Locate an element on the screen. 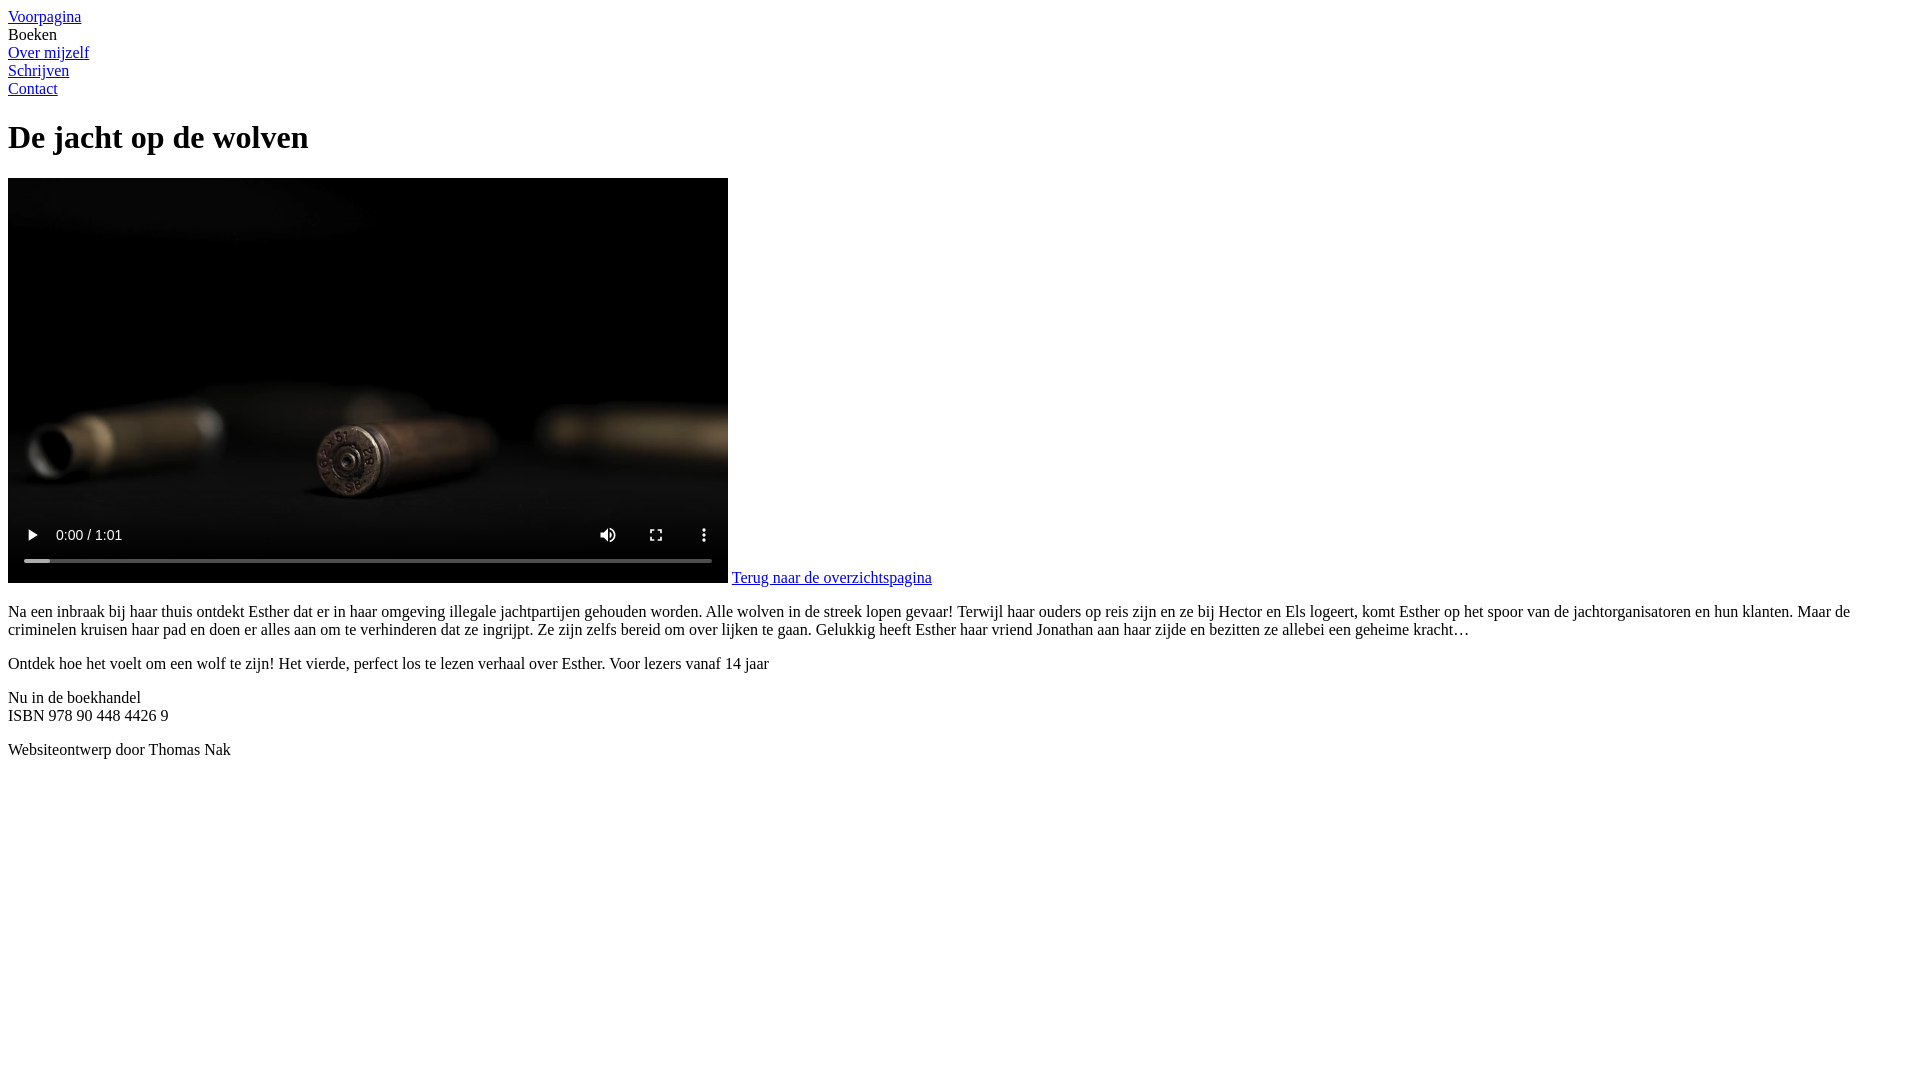  'Terug naar de overzichtspagina' is located at coordinates (831, 577).